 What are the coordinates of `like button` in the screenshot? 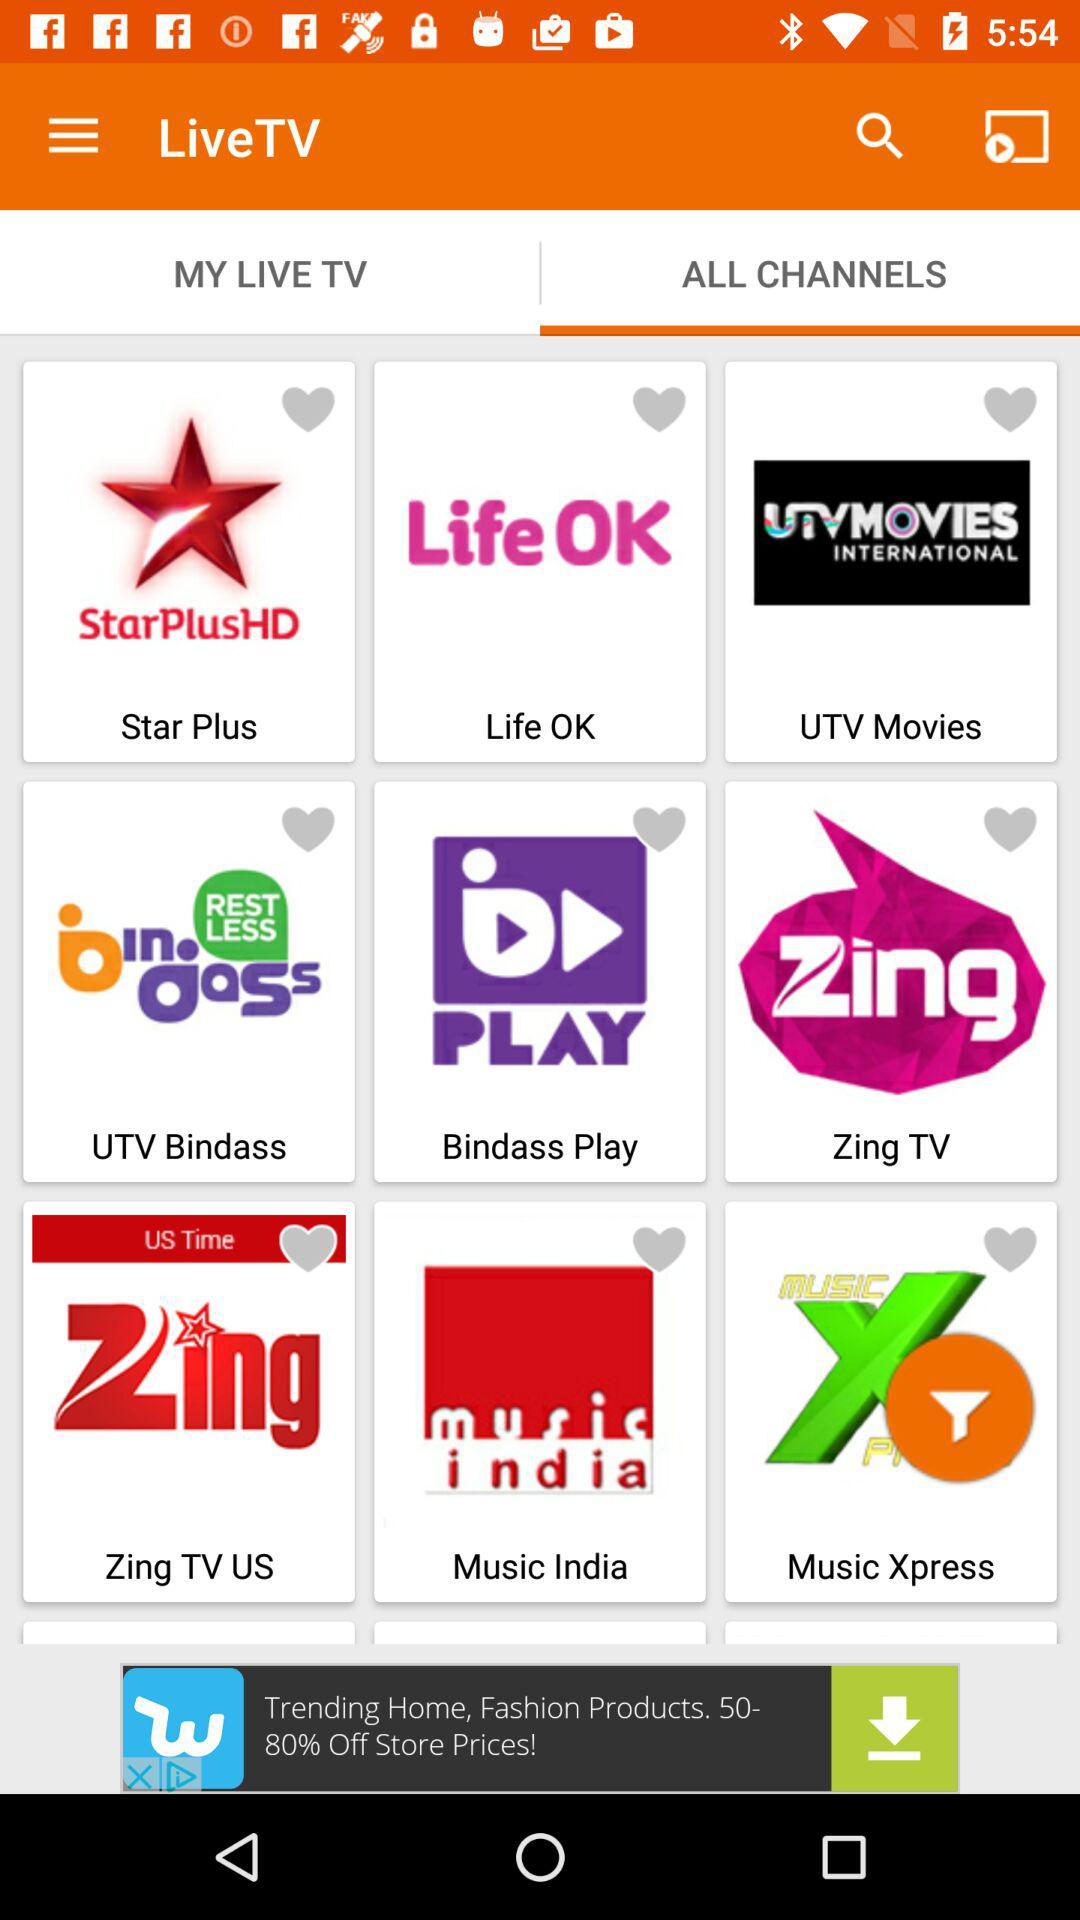 It's located at (308, 828).